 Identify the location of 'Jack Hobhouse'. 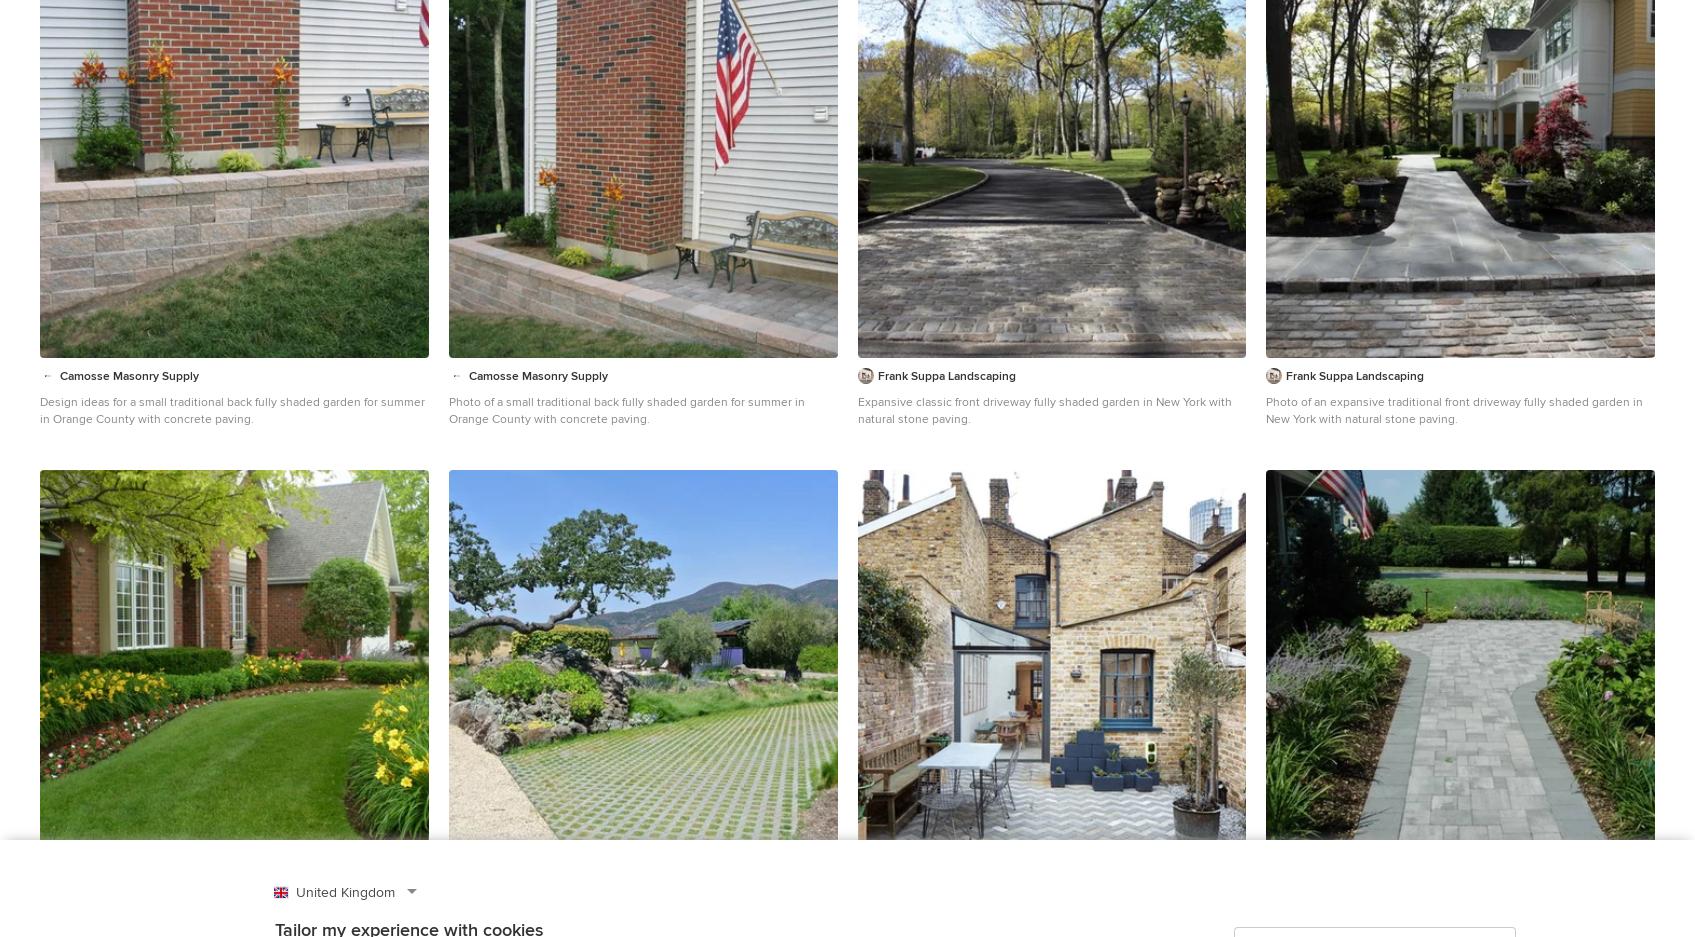
(855, 902).